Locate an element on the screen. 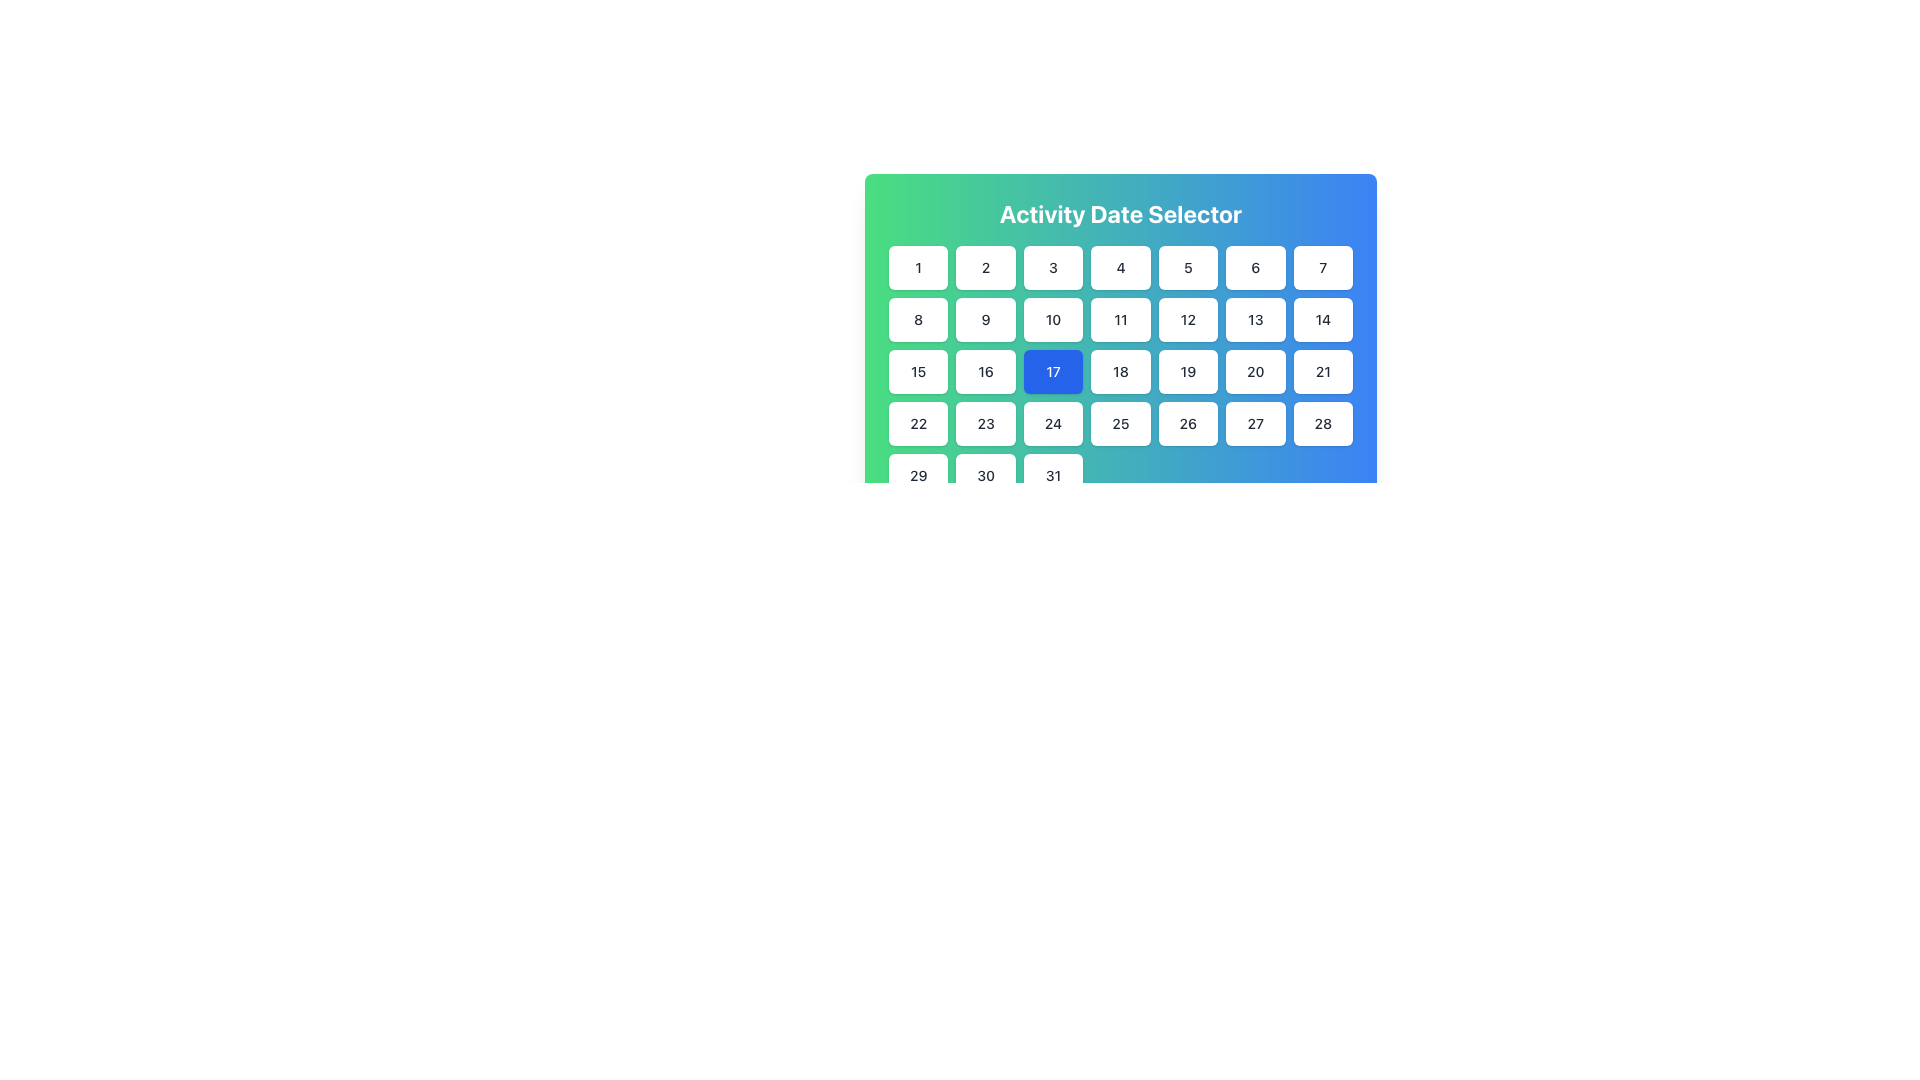  the date selection button for the 31st in the calendar interface, located in the last row and last column of the grid layout is located at coordinates (1052, 475).